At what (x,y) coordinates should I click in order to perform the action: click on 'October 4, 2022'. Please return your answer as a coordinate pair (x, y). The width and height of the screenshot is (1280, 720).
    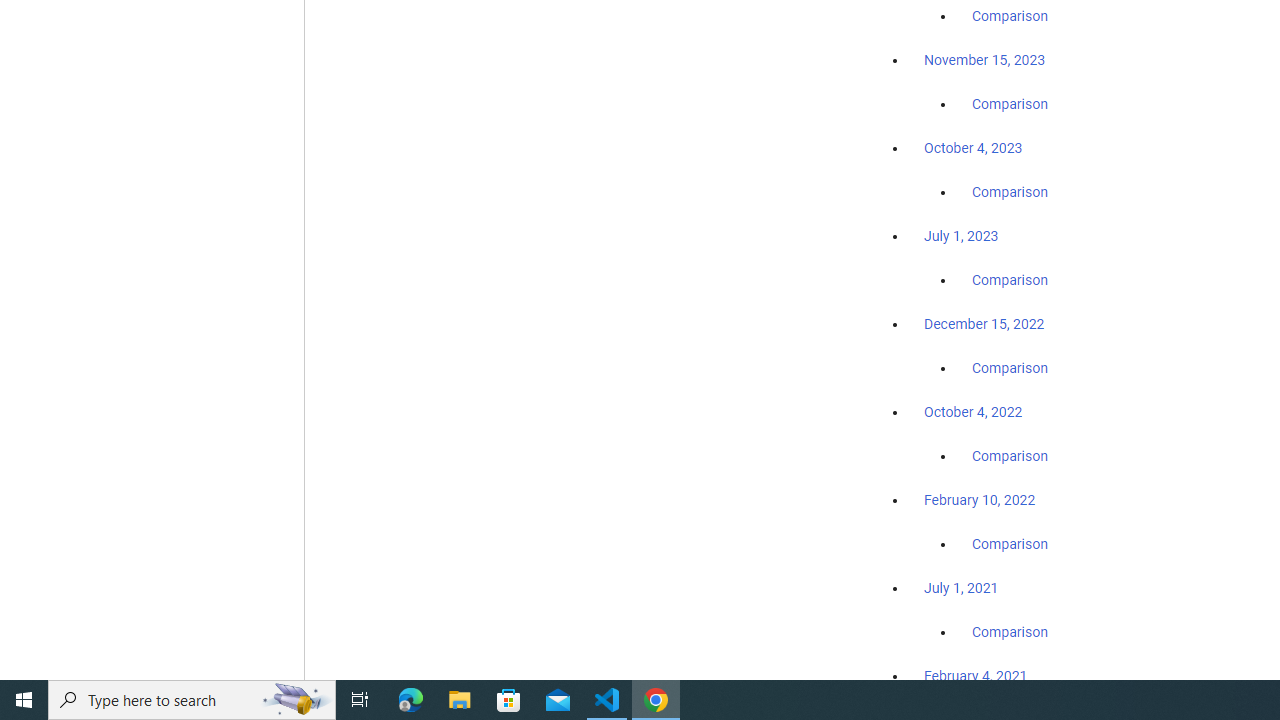
    Looking at the image, I should click on (973, 411).